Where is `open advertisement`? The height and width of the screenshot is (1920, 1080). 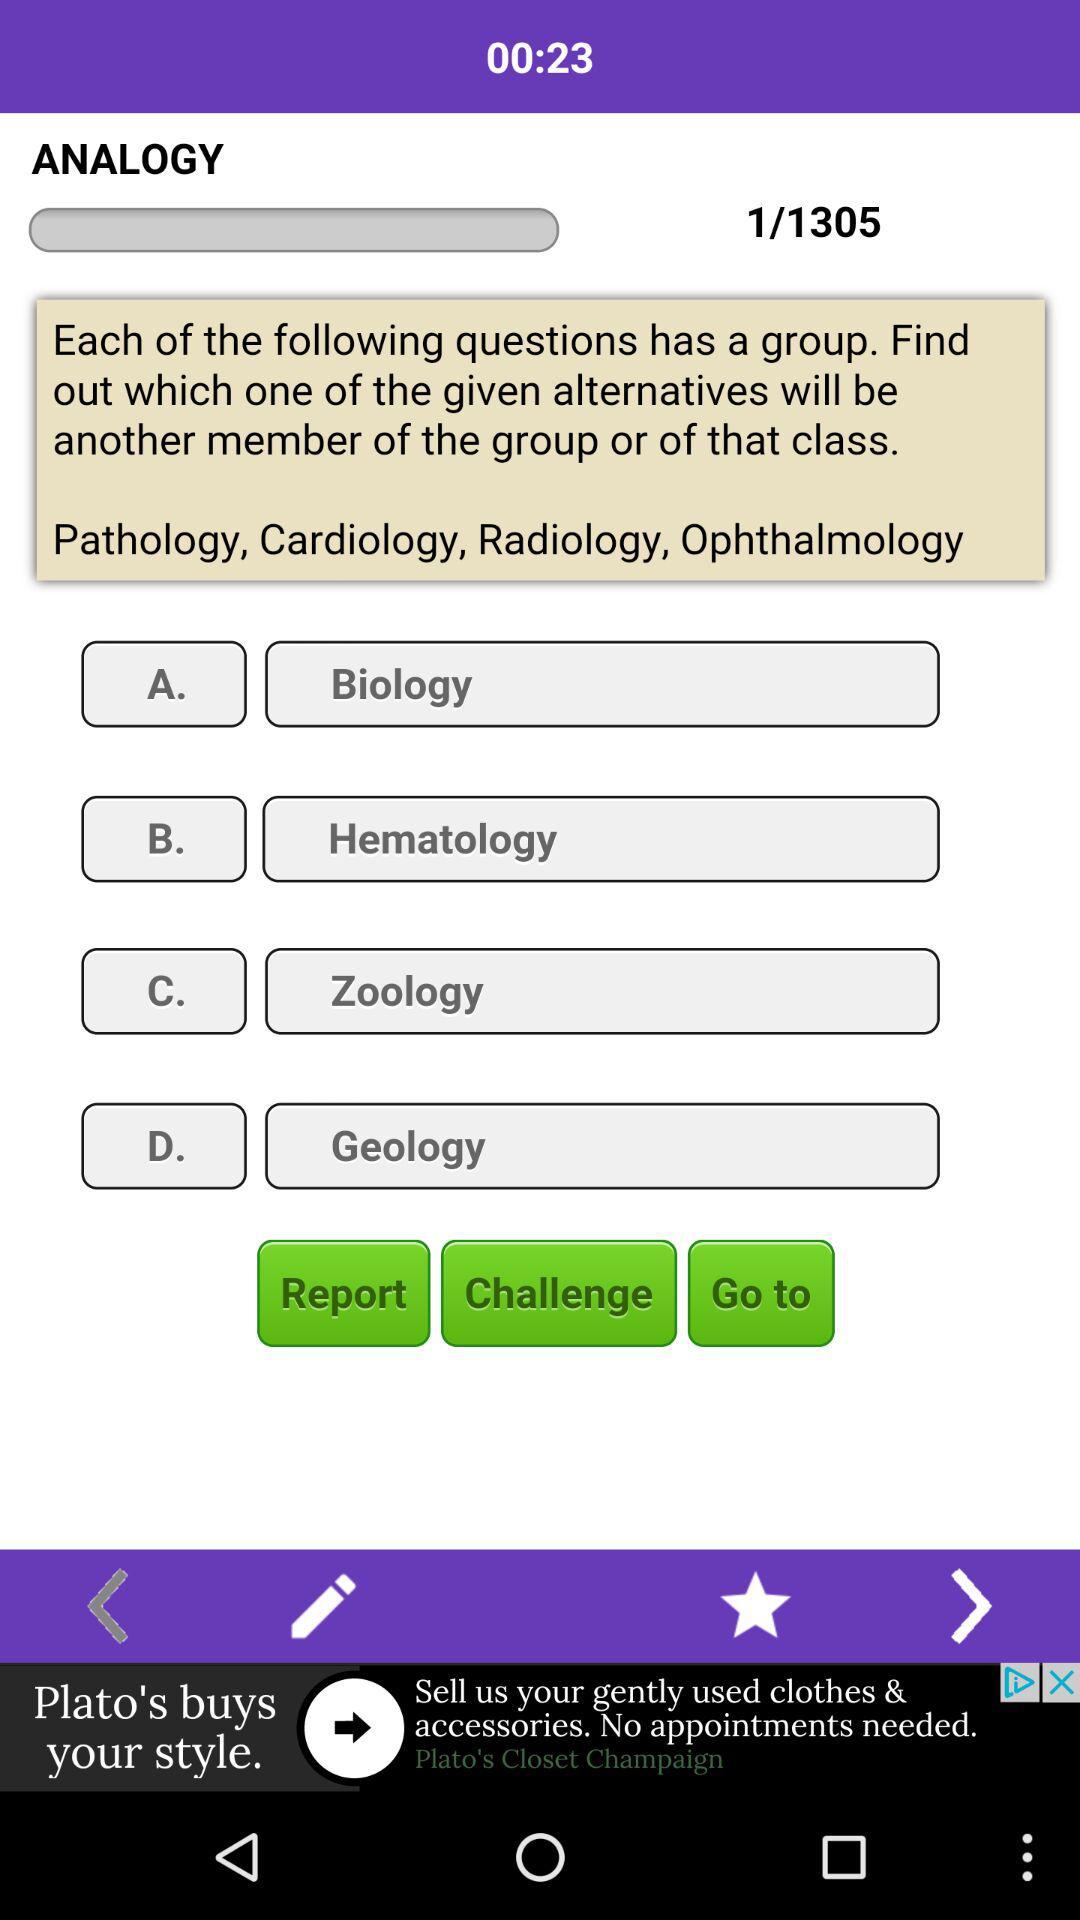
open advertisement is located at coordinates (540, 1727).